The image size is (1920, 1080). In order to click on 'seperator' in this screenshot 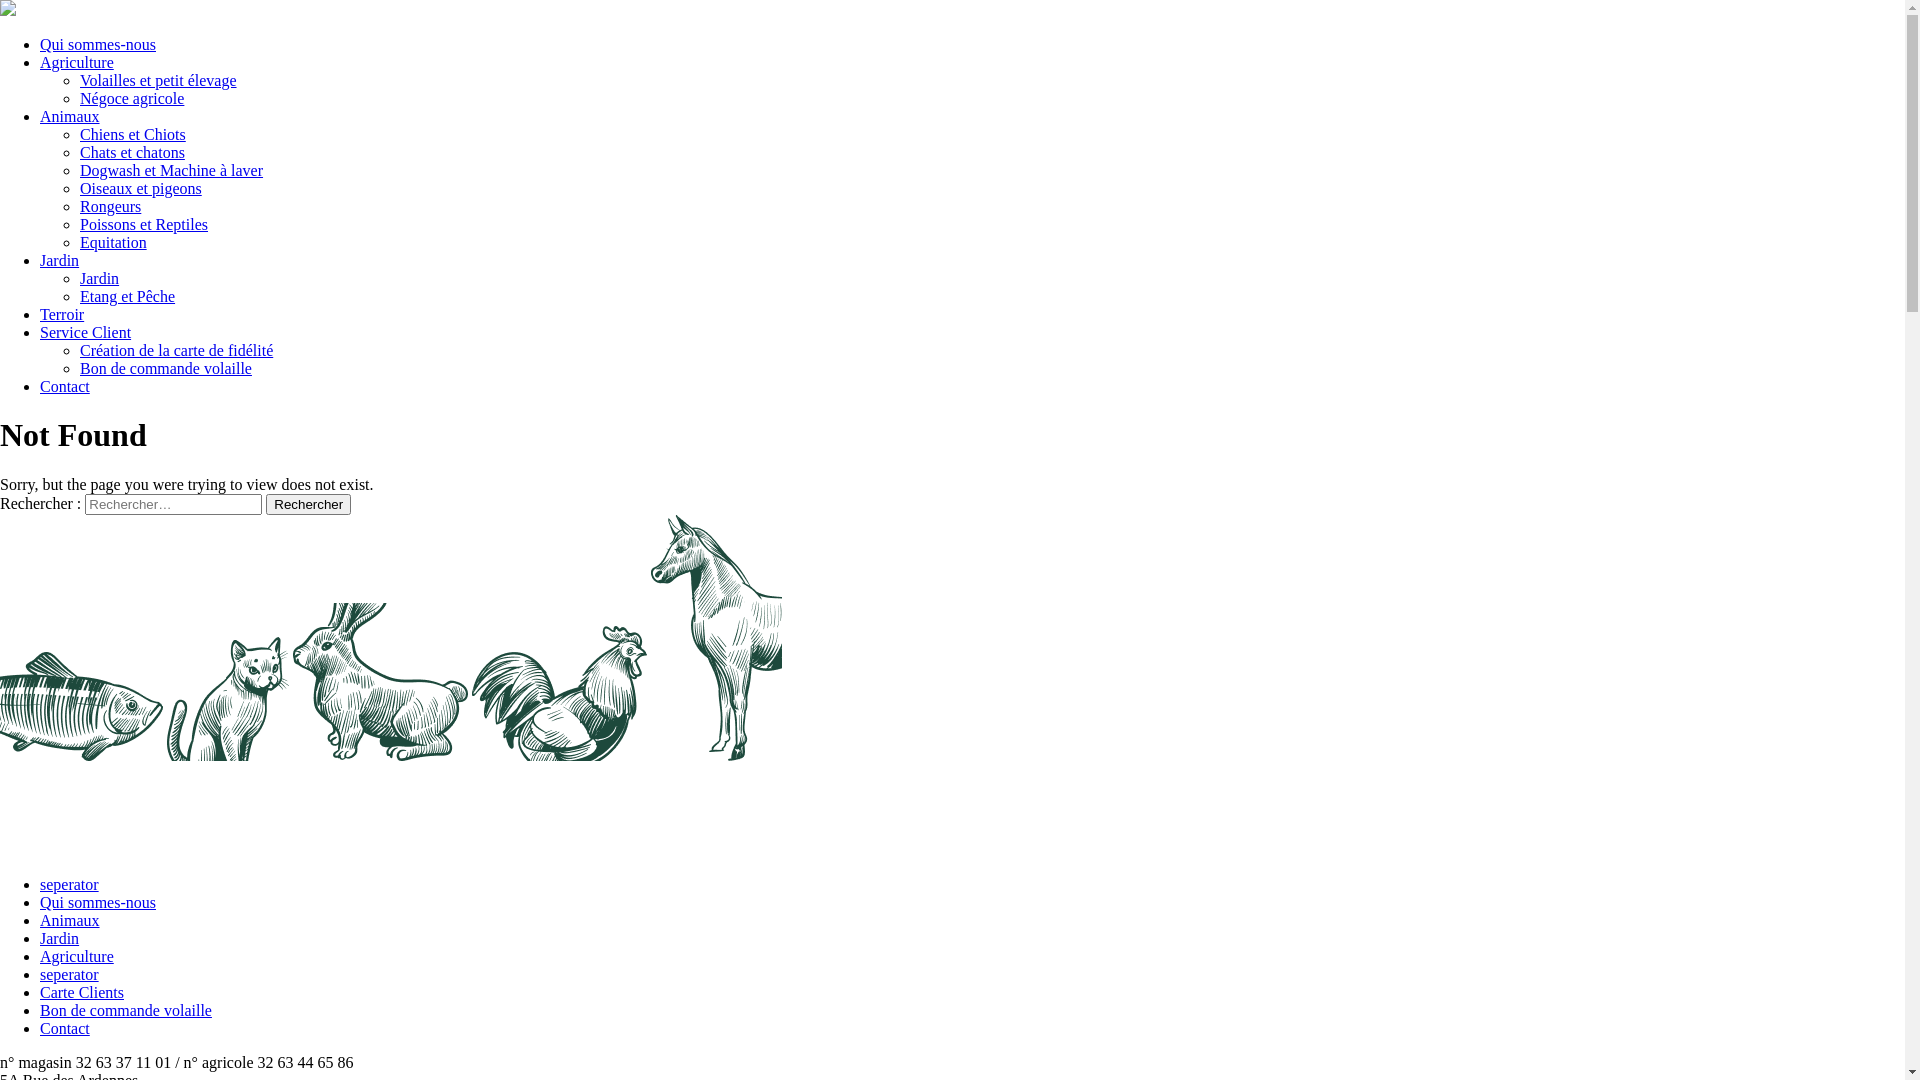, I will do `click(69, 973)`.